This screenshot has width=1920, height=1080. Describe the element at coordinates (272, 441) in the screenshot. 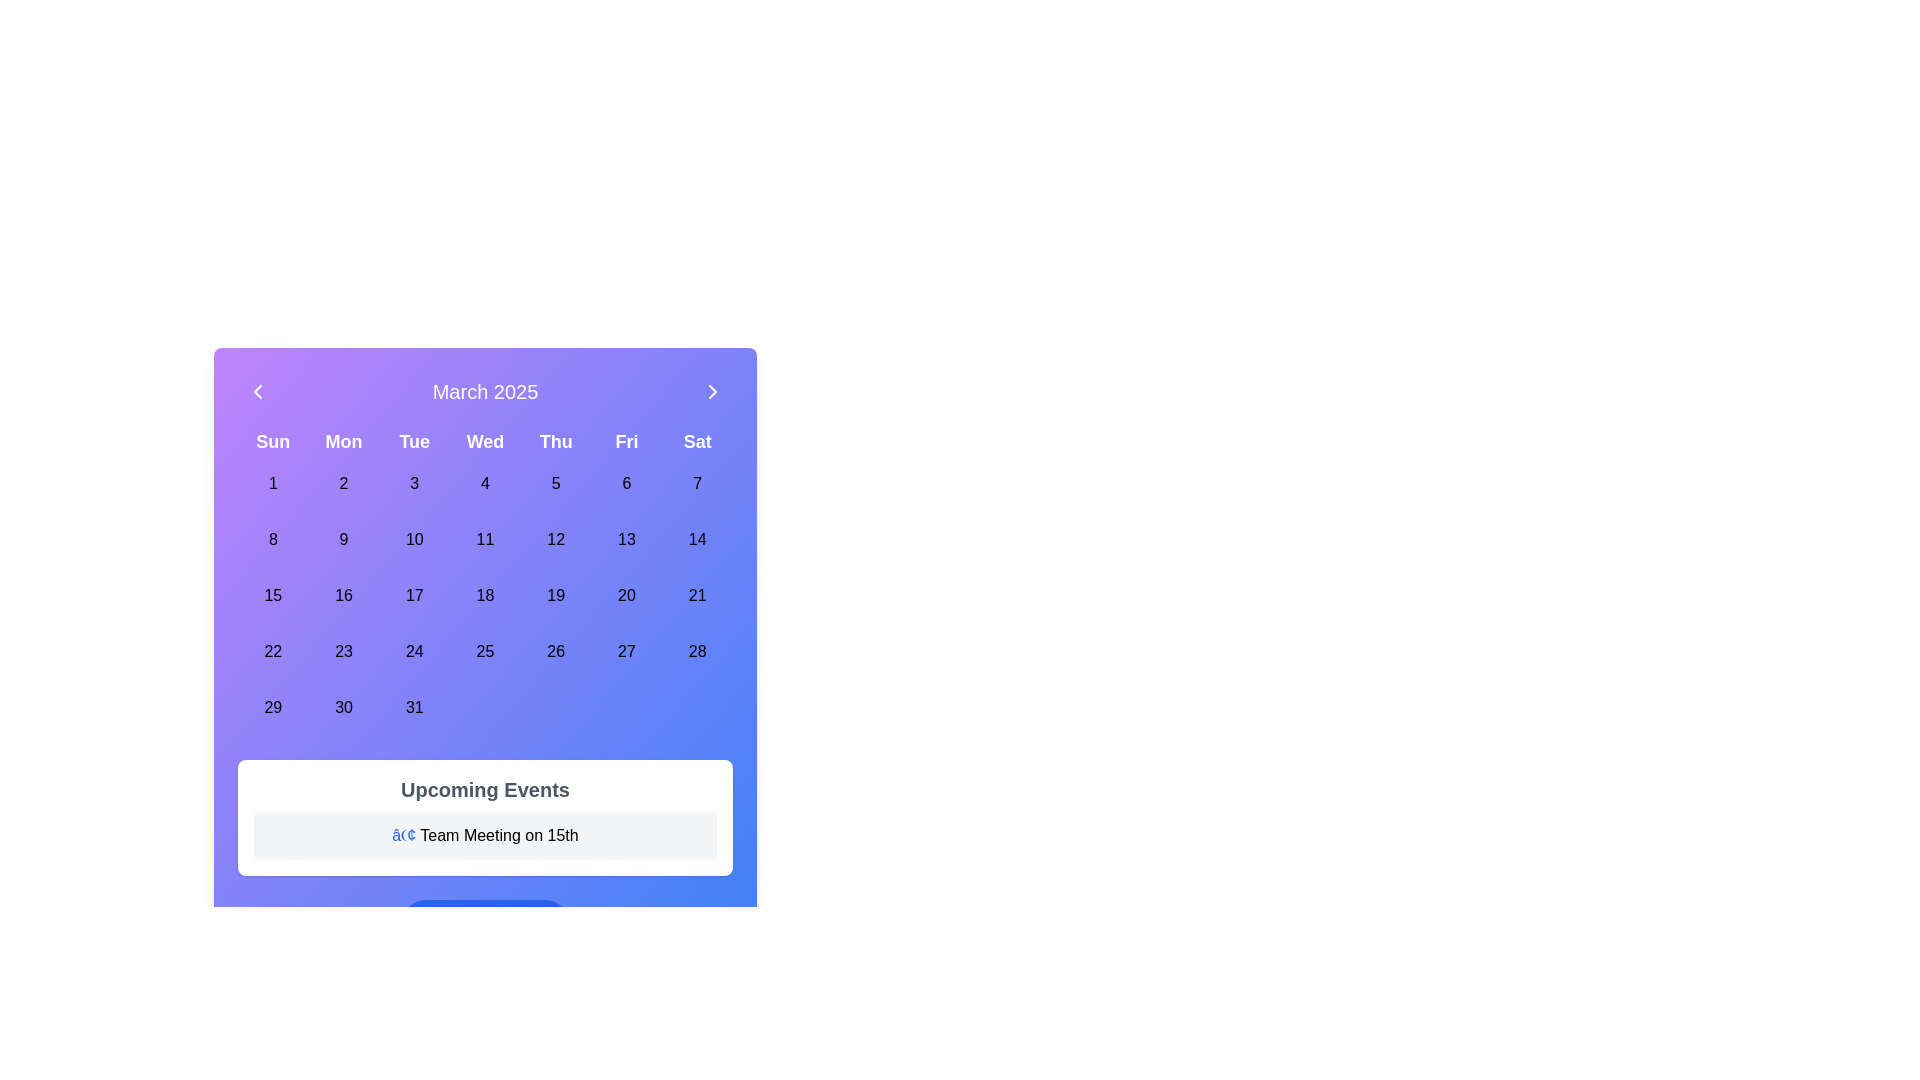

I see `the text label indicating the starting day of the week in the calendar grid, located in the top-left corner of the calendar grid` at that location.